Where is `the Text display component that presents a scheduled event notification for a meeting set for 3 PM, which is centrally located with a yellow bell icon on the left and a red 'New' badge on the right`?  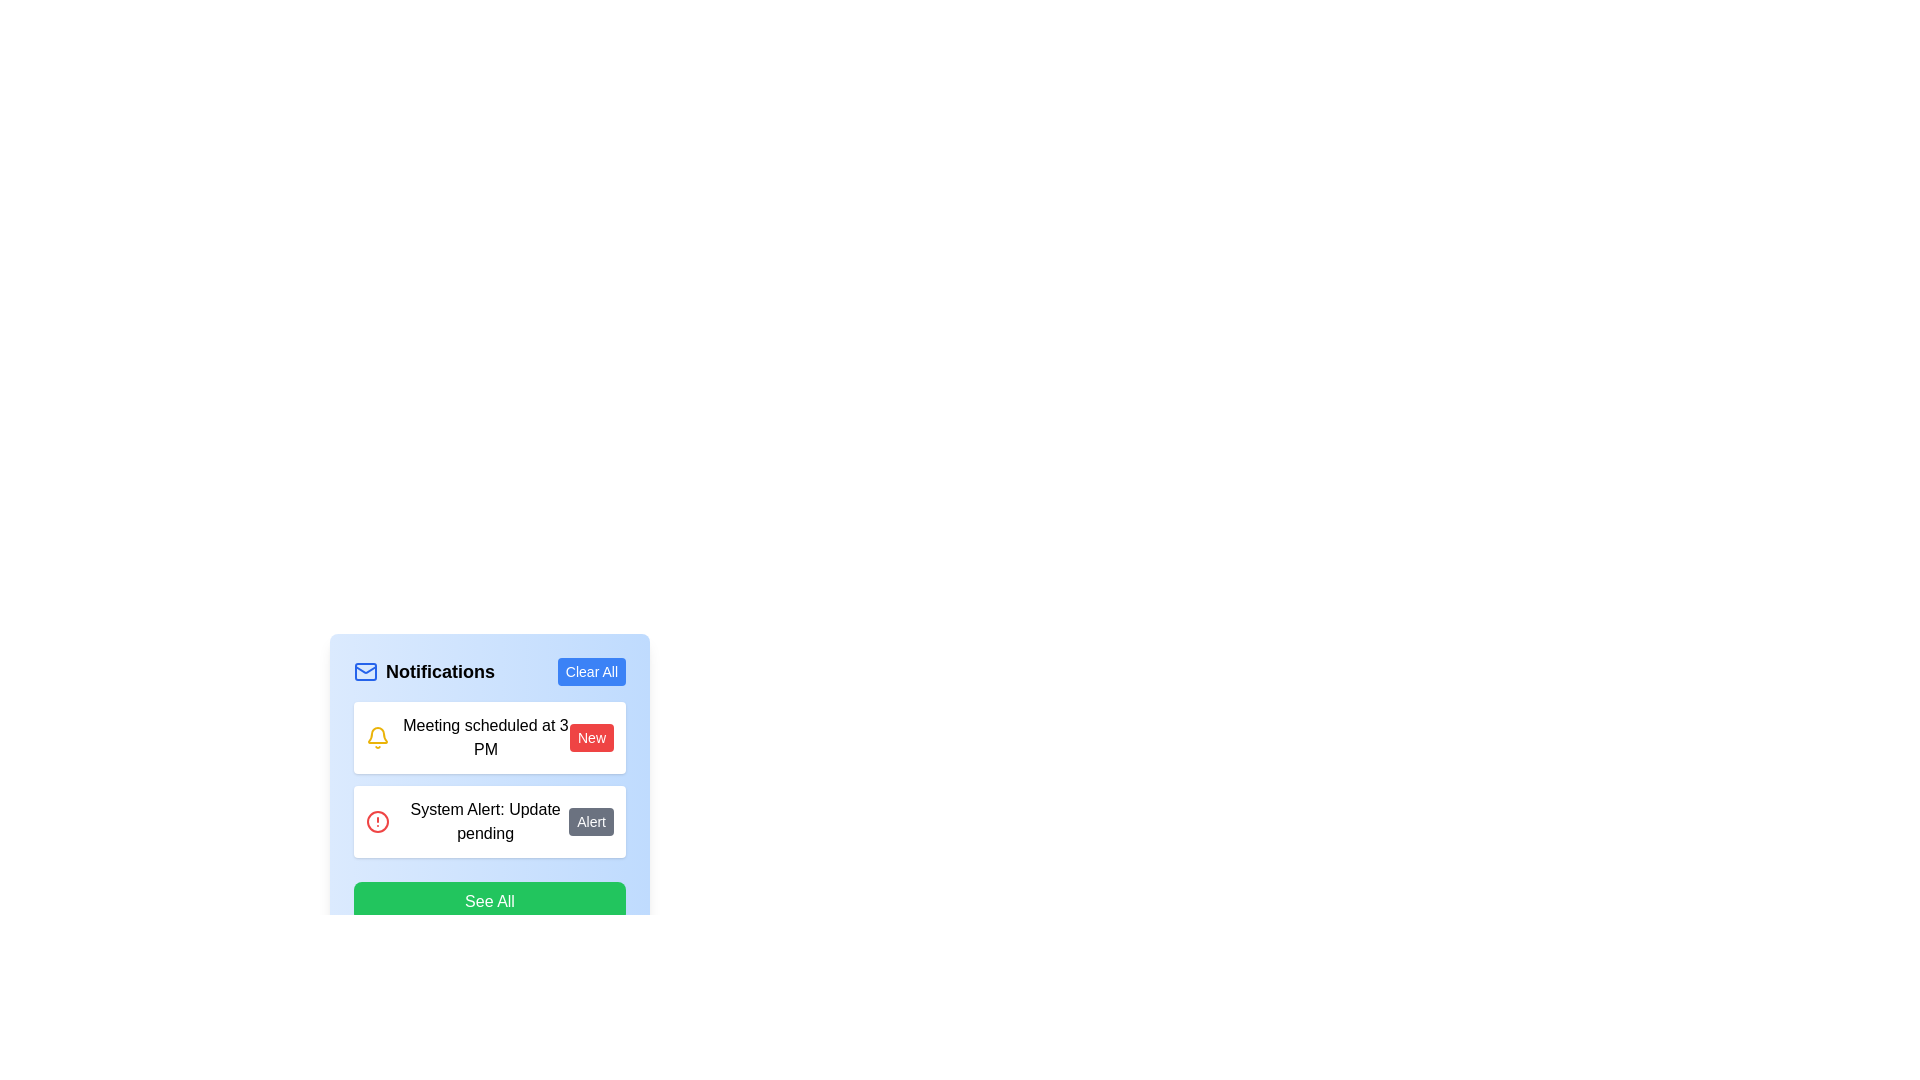
the Text display component that presents a scheduled event notification for a meeting set for 3 PM, which is centrally located with a yellow bell icon on the left and a red 'New' badge on the right is located at coordinates (485, 737).